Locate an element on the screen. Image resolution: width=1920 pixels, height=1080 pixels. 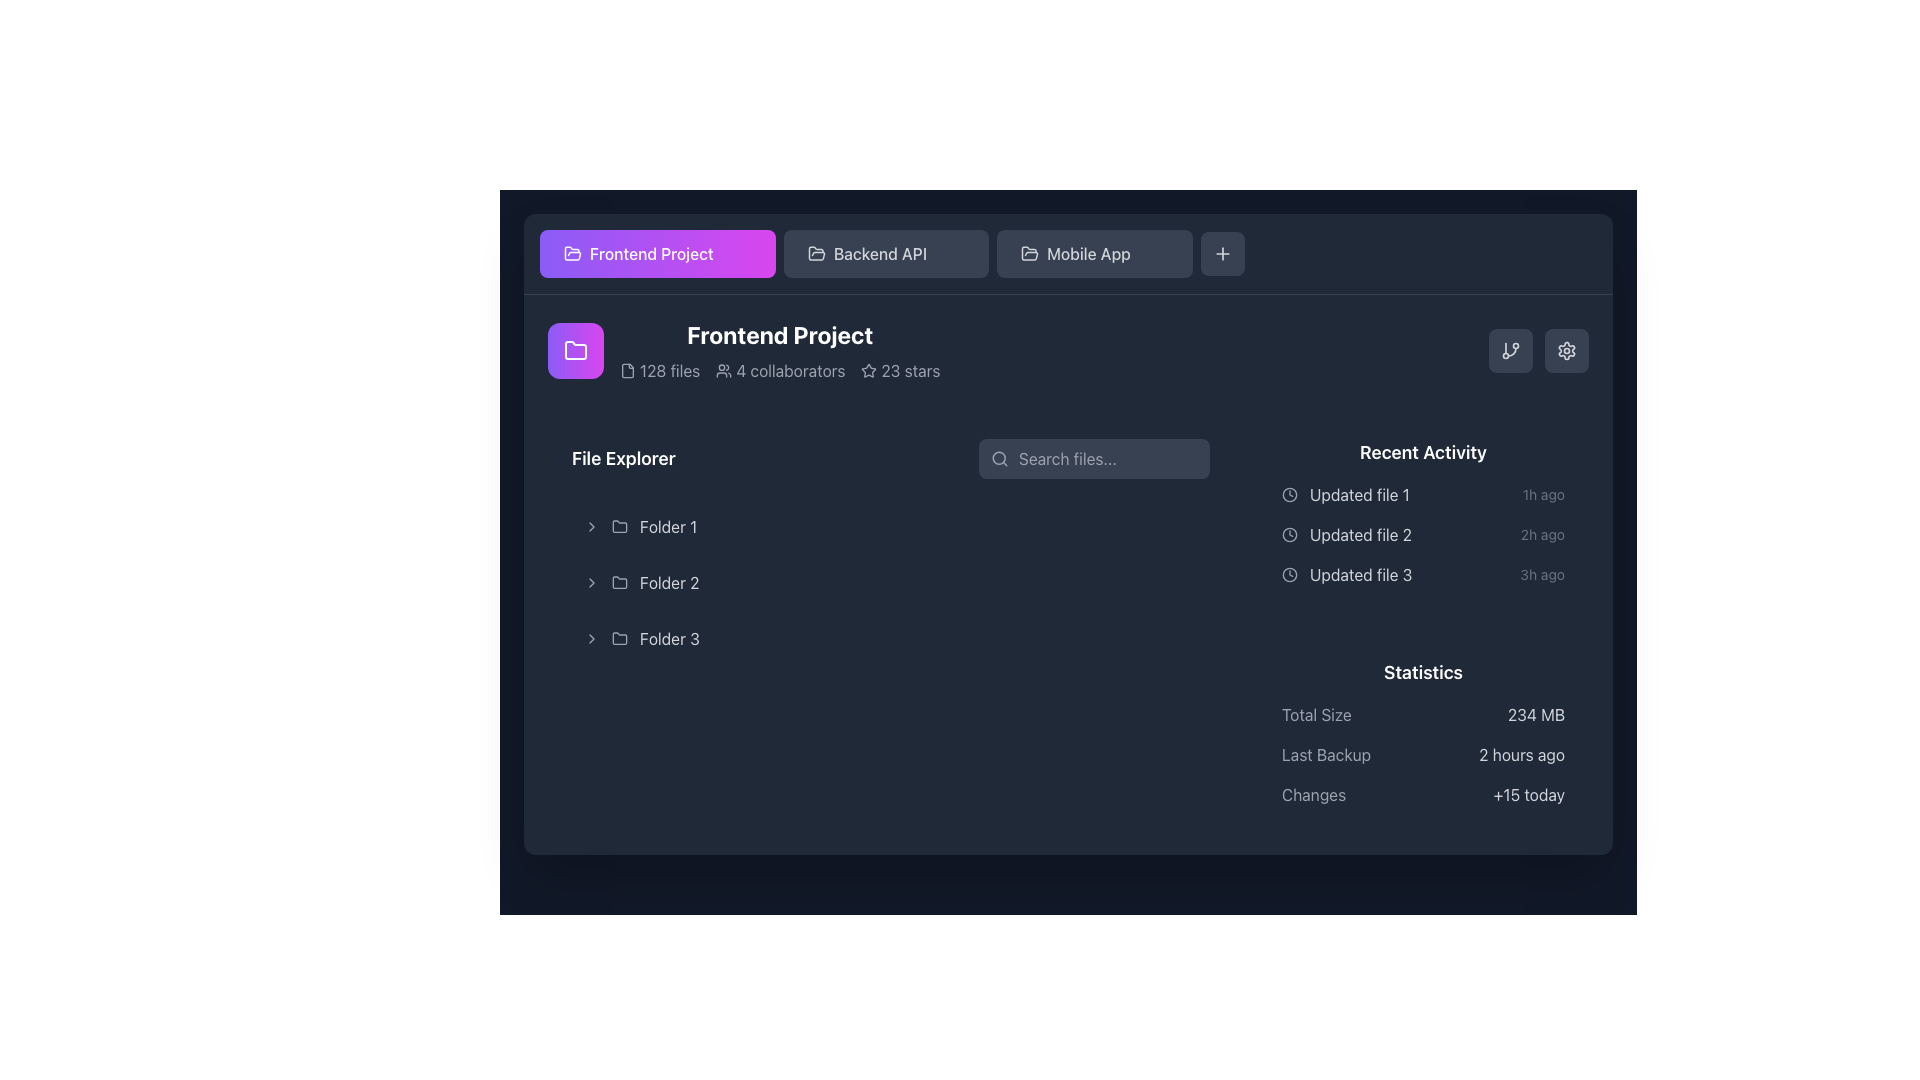
the descriptive text next to the collaborators icon, which visually represents the number of team members, located in the upper part of the application interface near the project header is located at coordinates (723, 370).